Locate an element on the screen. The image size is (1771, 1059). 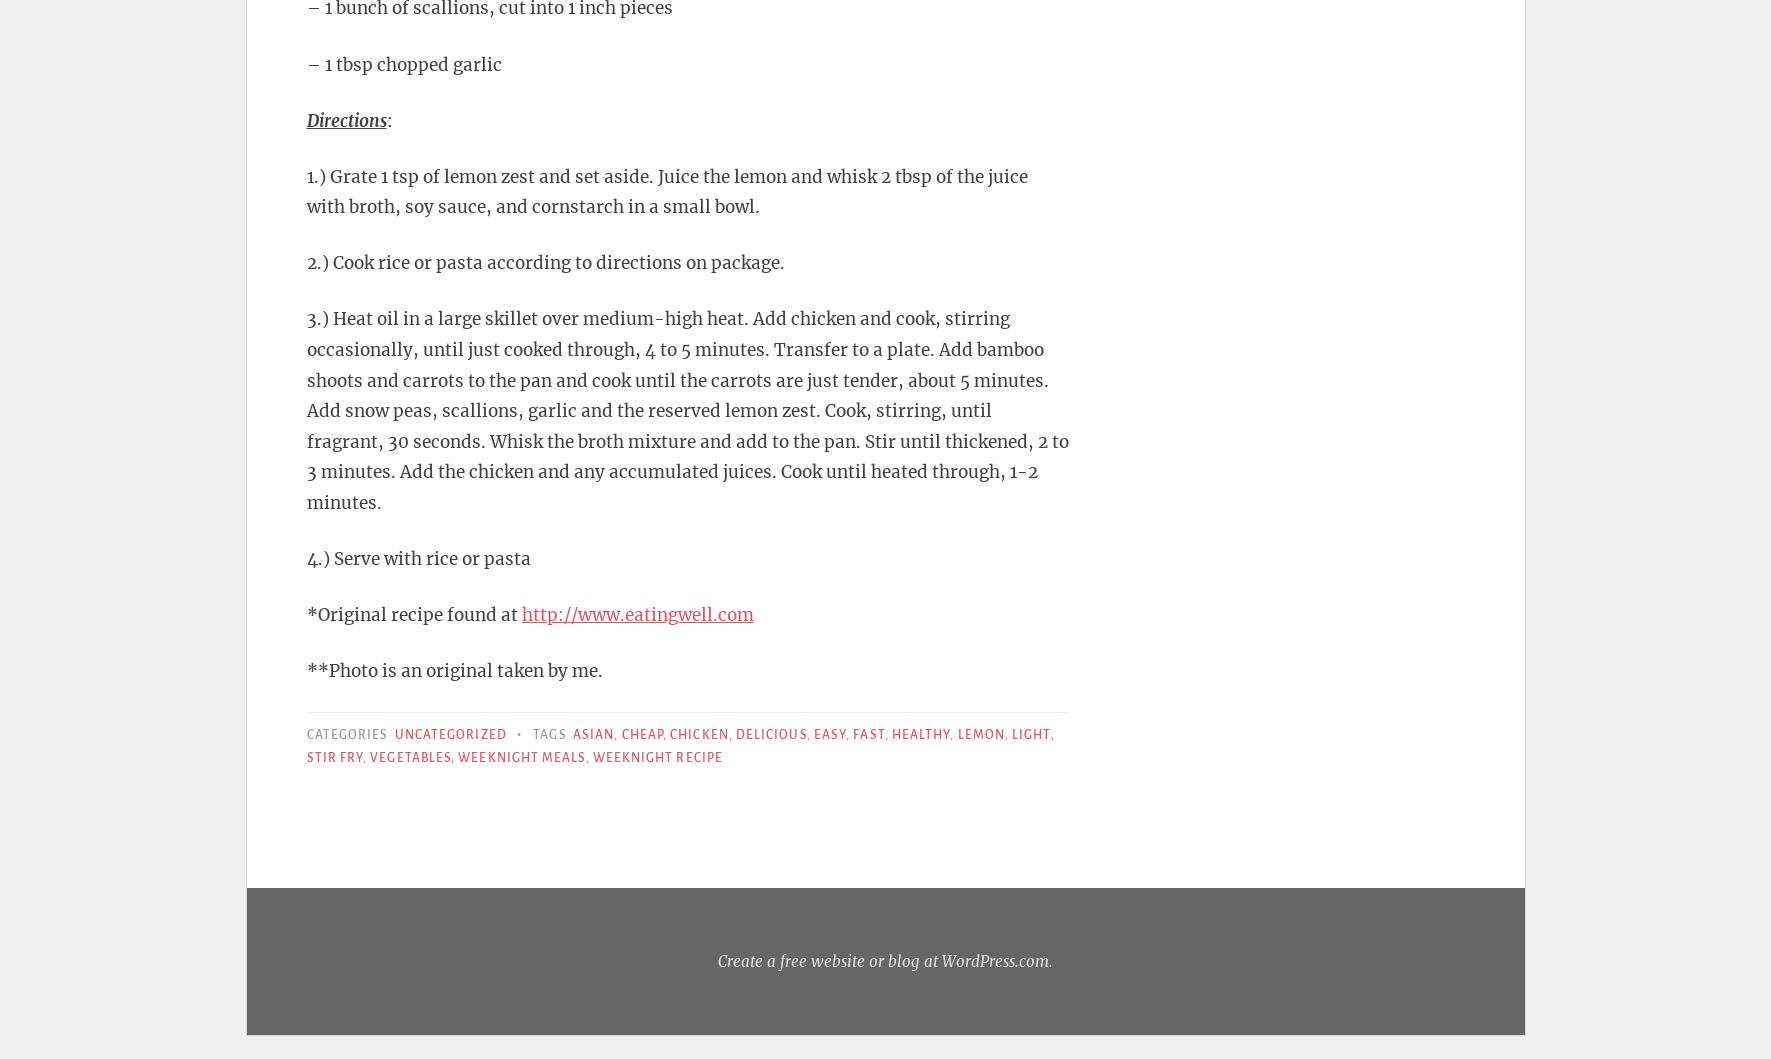
'asian' is located at coordinates (592, 735).